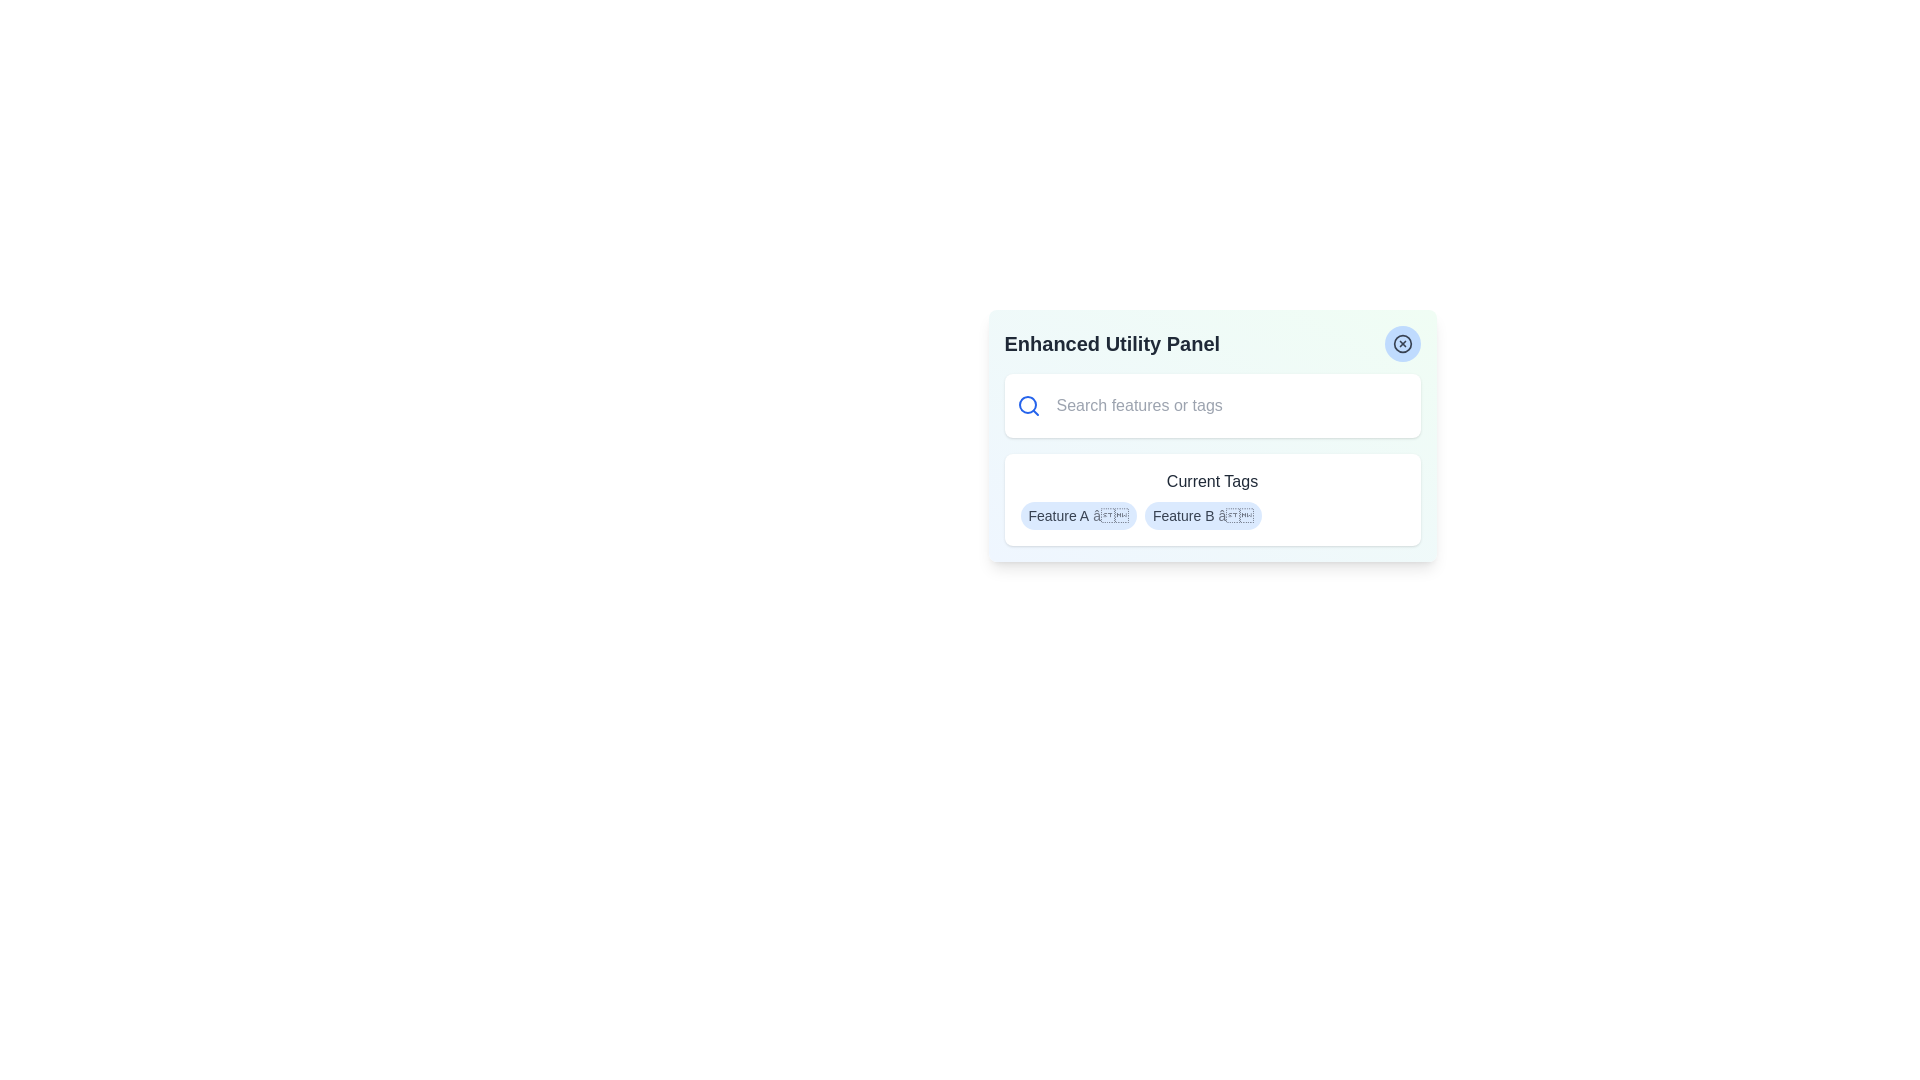 This screenshot has height=1080, width=1920. Describe the element at coordinates (1235, 515) in the screenshot. I see `the close button '✕' located at the end of the 'Feature B' tag` at that location.